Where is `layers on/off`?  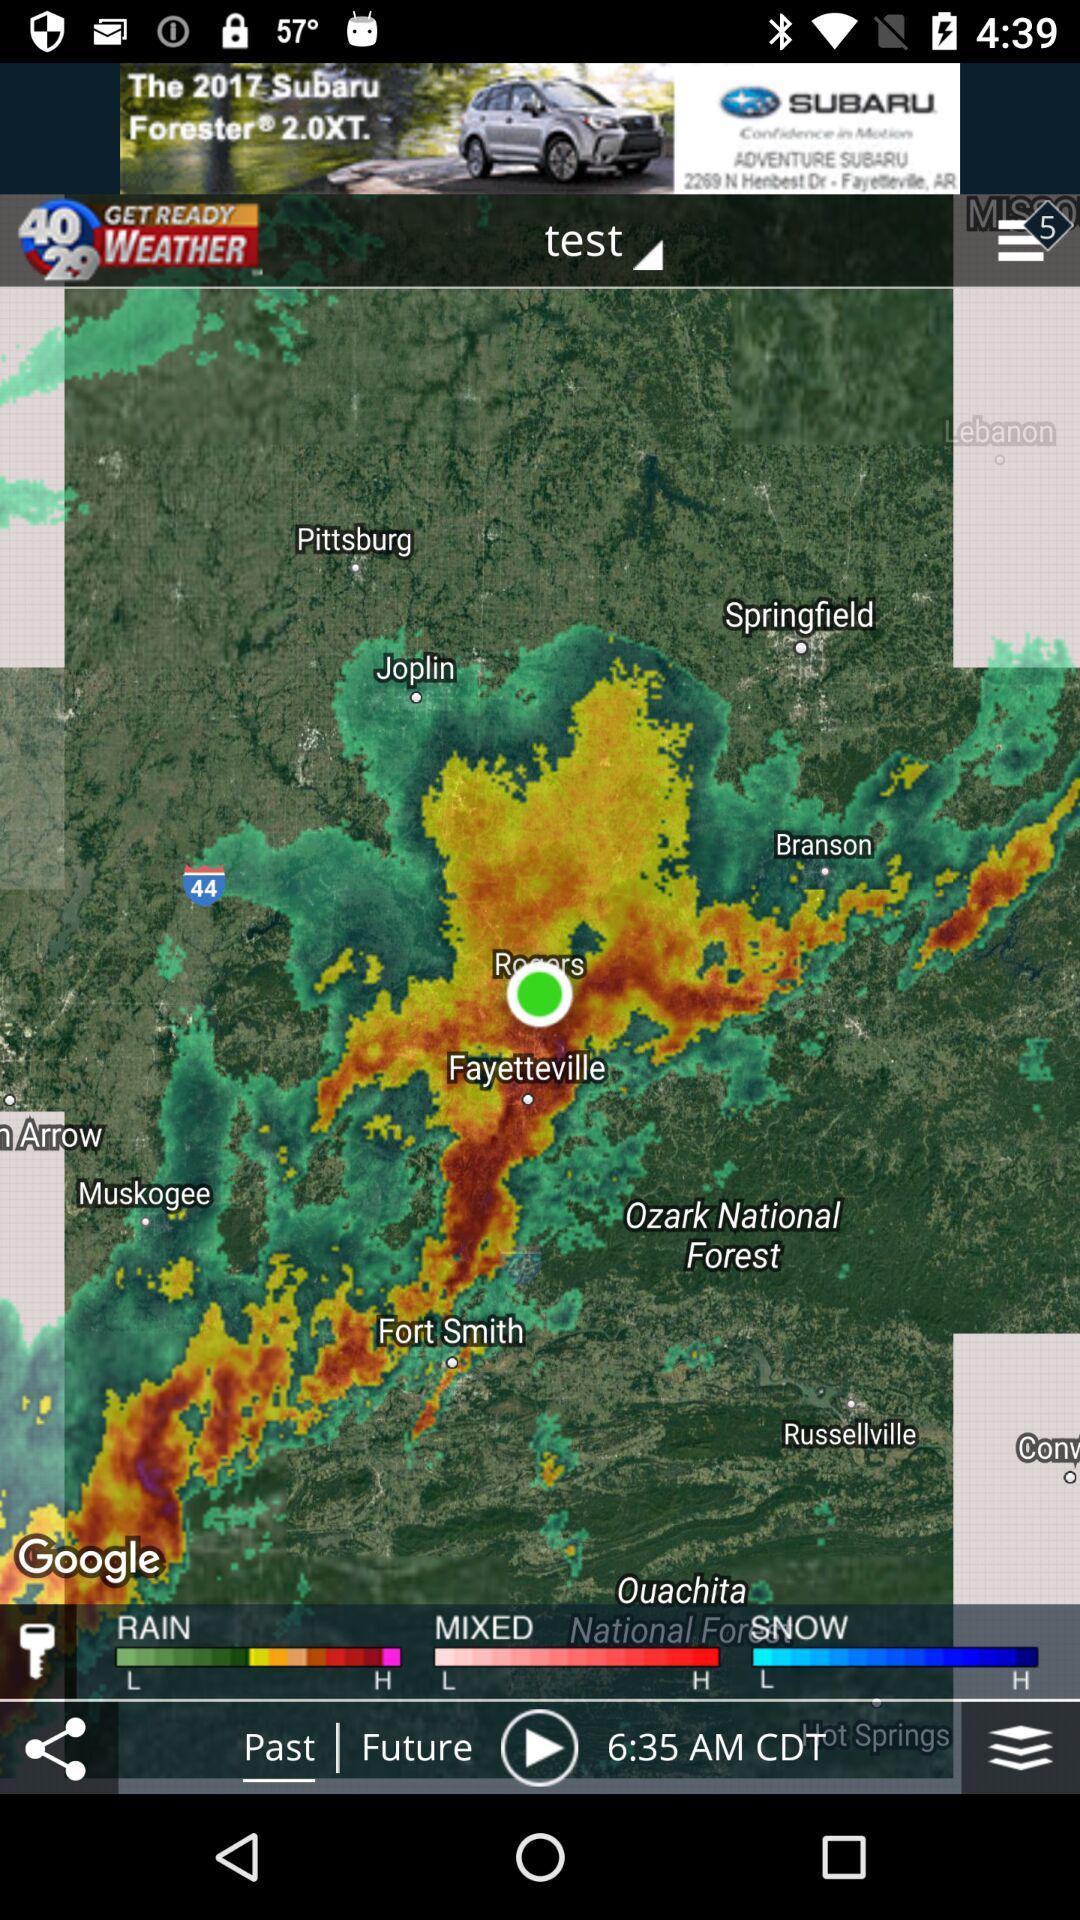
layers on/off is located at coordinates (1020, 1746).